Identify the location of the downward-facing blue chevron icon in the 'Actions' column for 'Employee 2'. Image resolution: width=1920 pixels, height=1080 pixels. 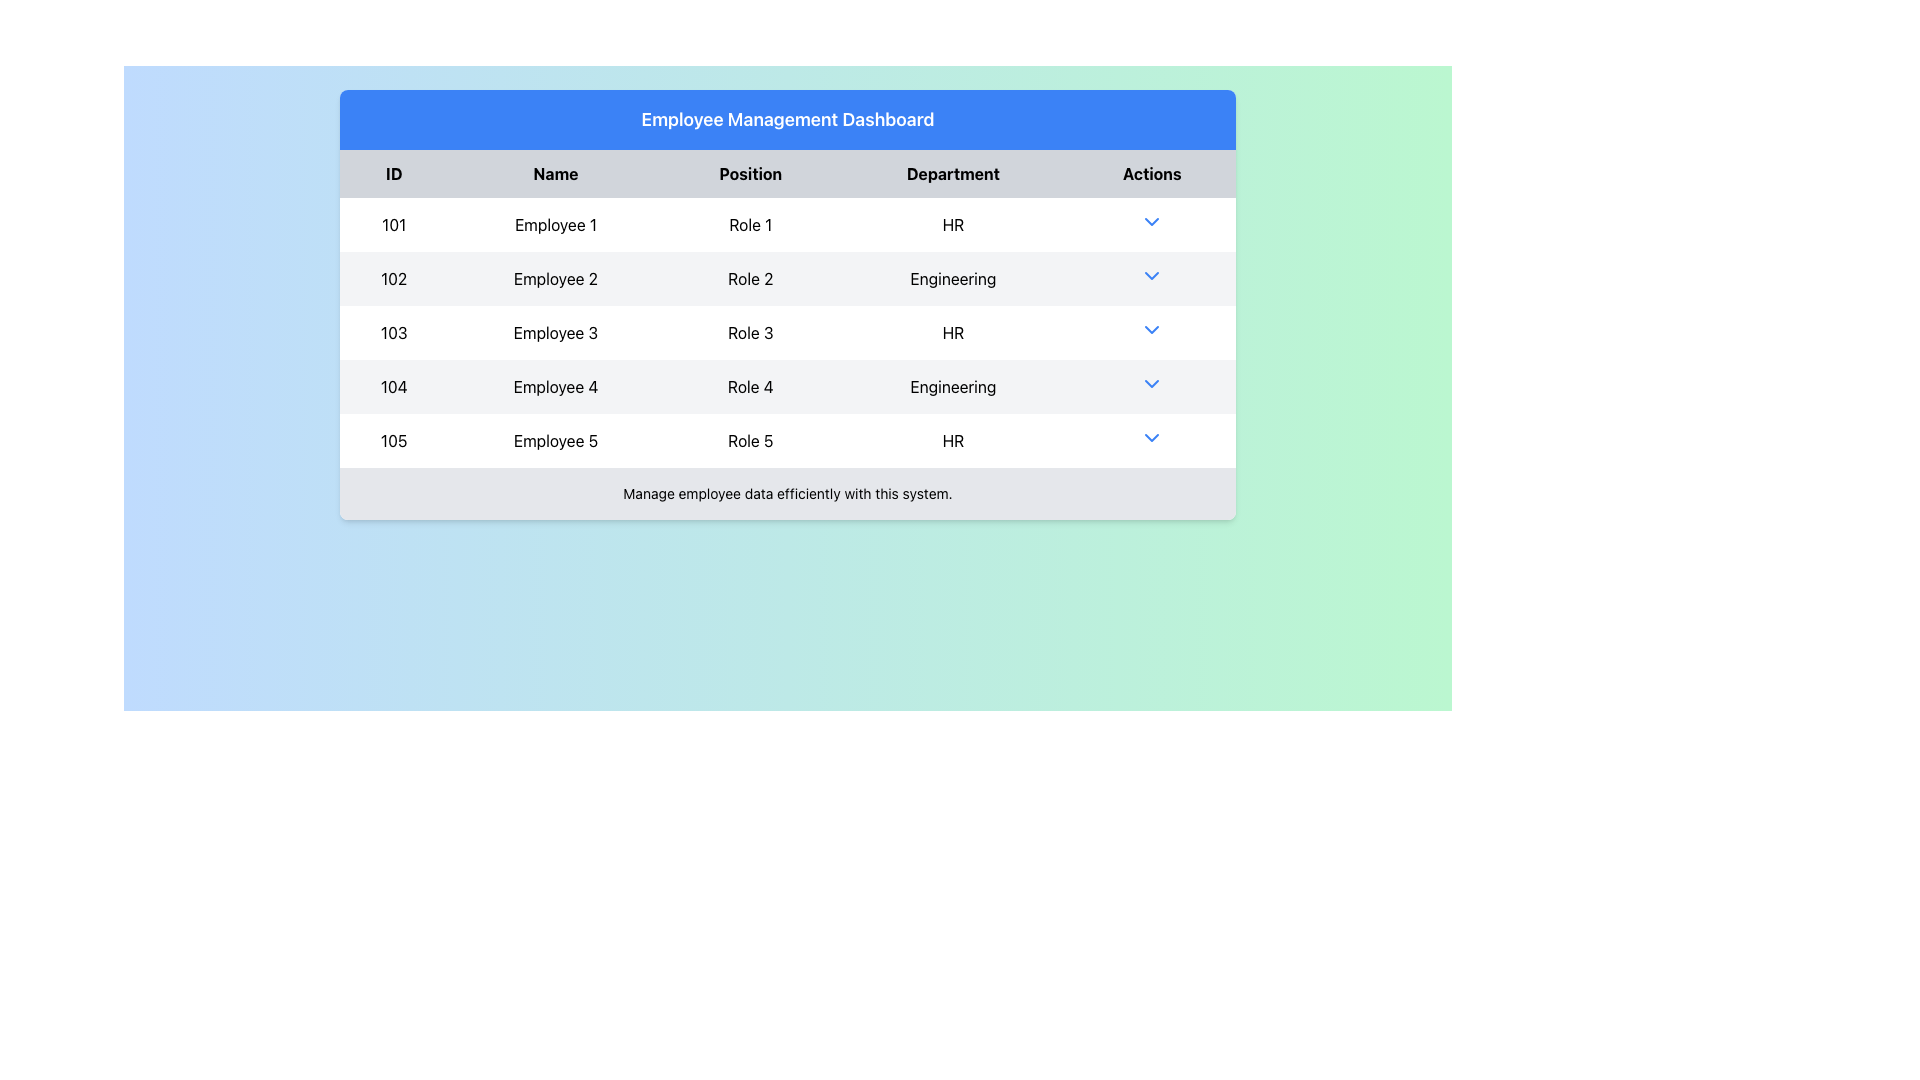
(1152, 276).